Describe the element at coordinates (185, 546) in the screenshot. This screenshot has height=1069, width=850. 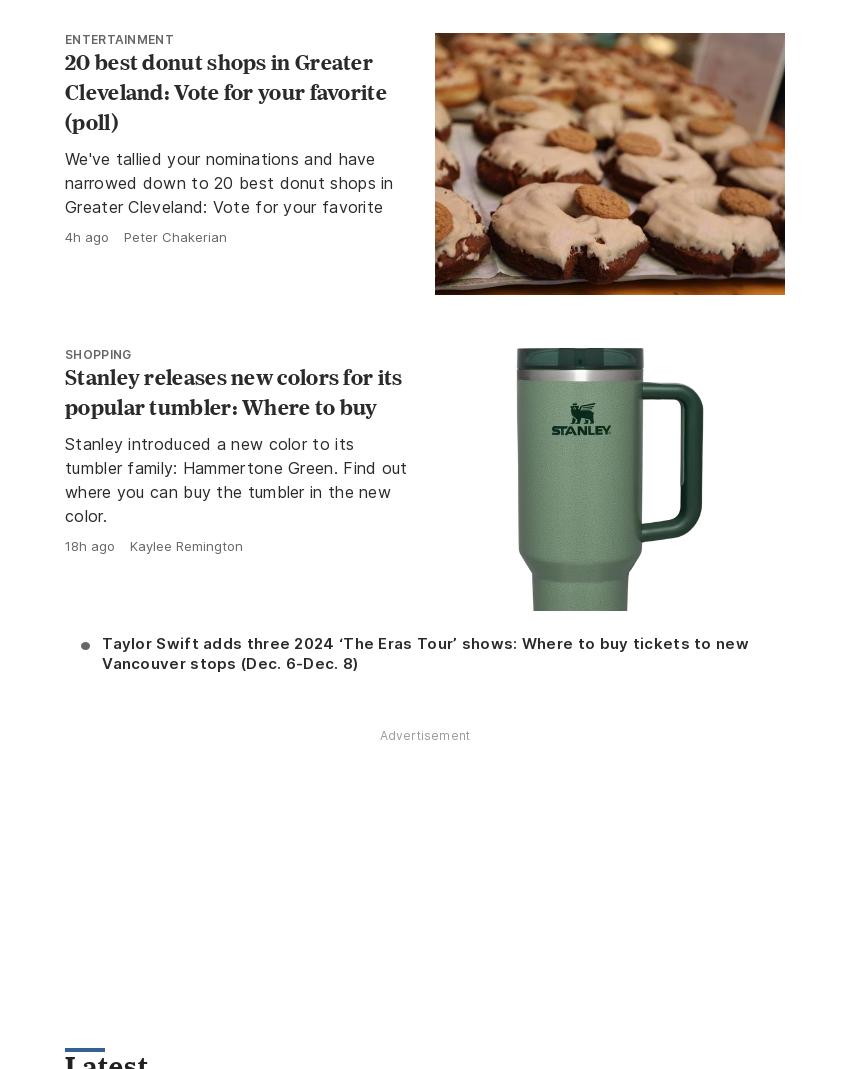
I see `'Kaylee Remington'` at that location.